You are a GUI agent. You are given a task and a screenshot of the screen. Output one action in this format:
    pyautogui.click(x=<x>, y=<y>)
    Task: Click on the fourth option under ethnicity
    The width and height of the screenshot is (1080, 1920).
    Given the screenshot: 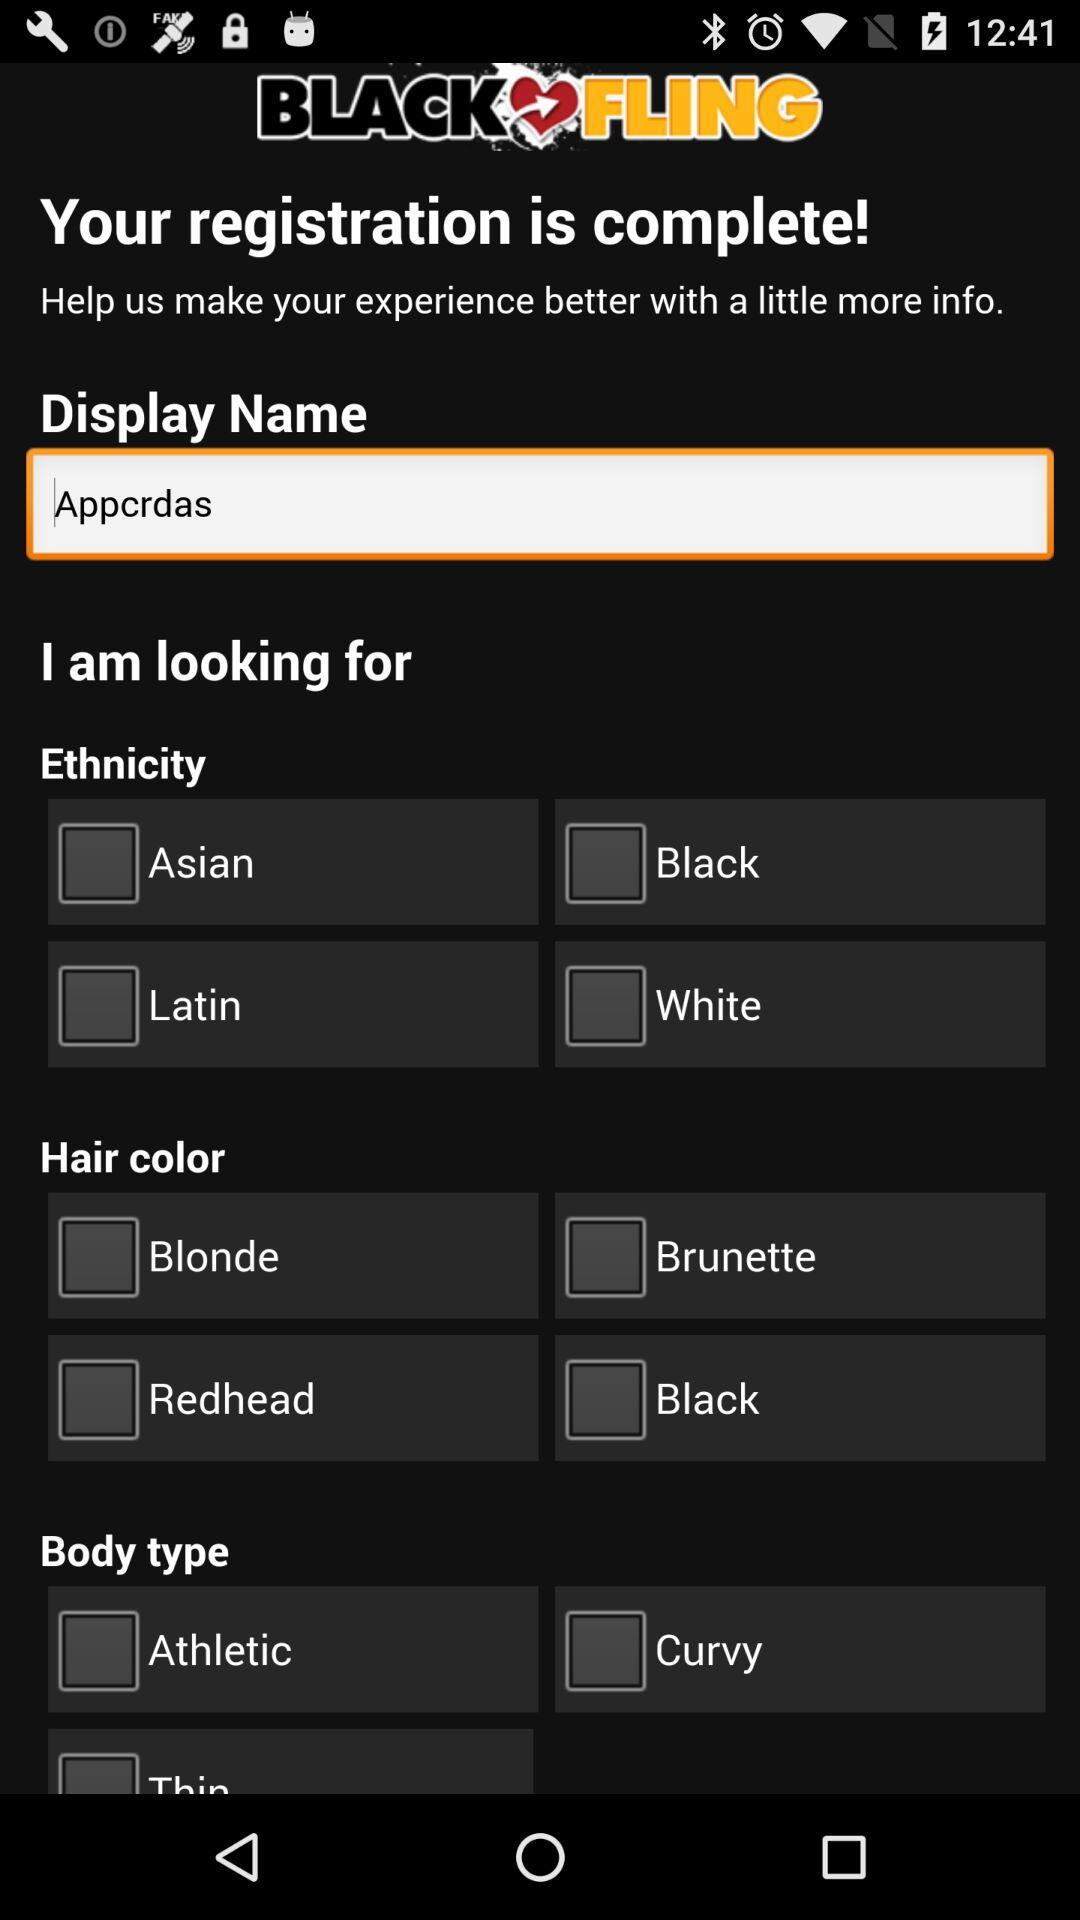 What is the action you would take?
    pyautogui.click(x=799, y=1003)
    